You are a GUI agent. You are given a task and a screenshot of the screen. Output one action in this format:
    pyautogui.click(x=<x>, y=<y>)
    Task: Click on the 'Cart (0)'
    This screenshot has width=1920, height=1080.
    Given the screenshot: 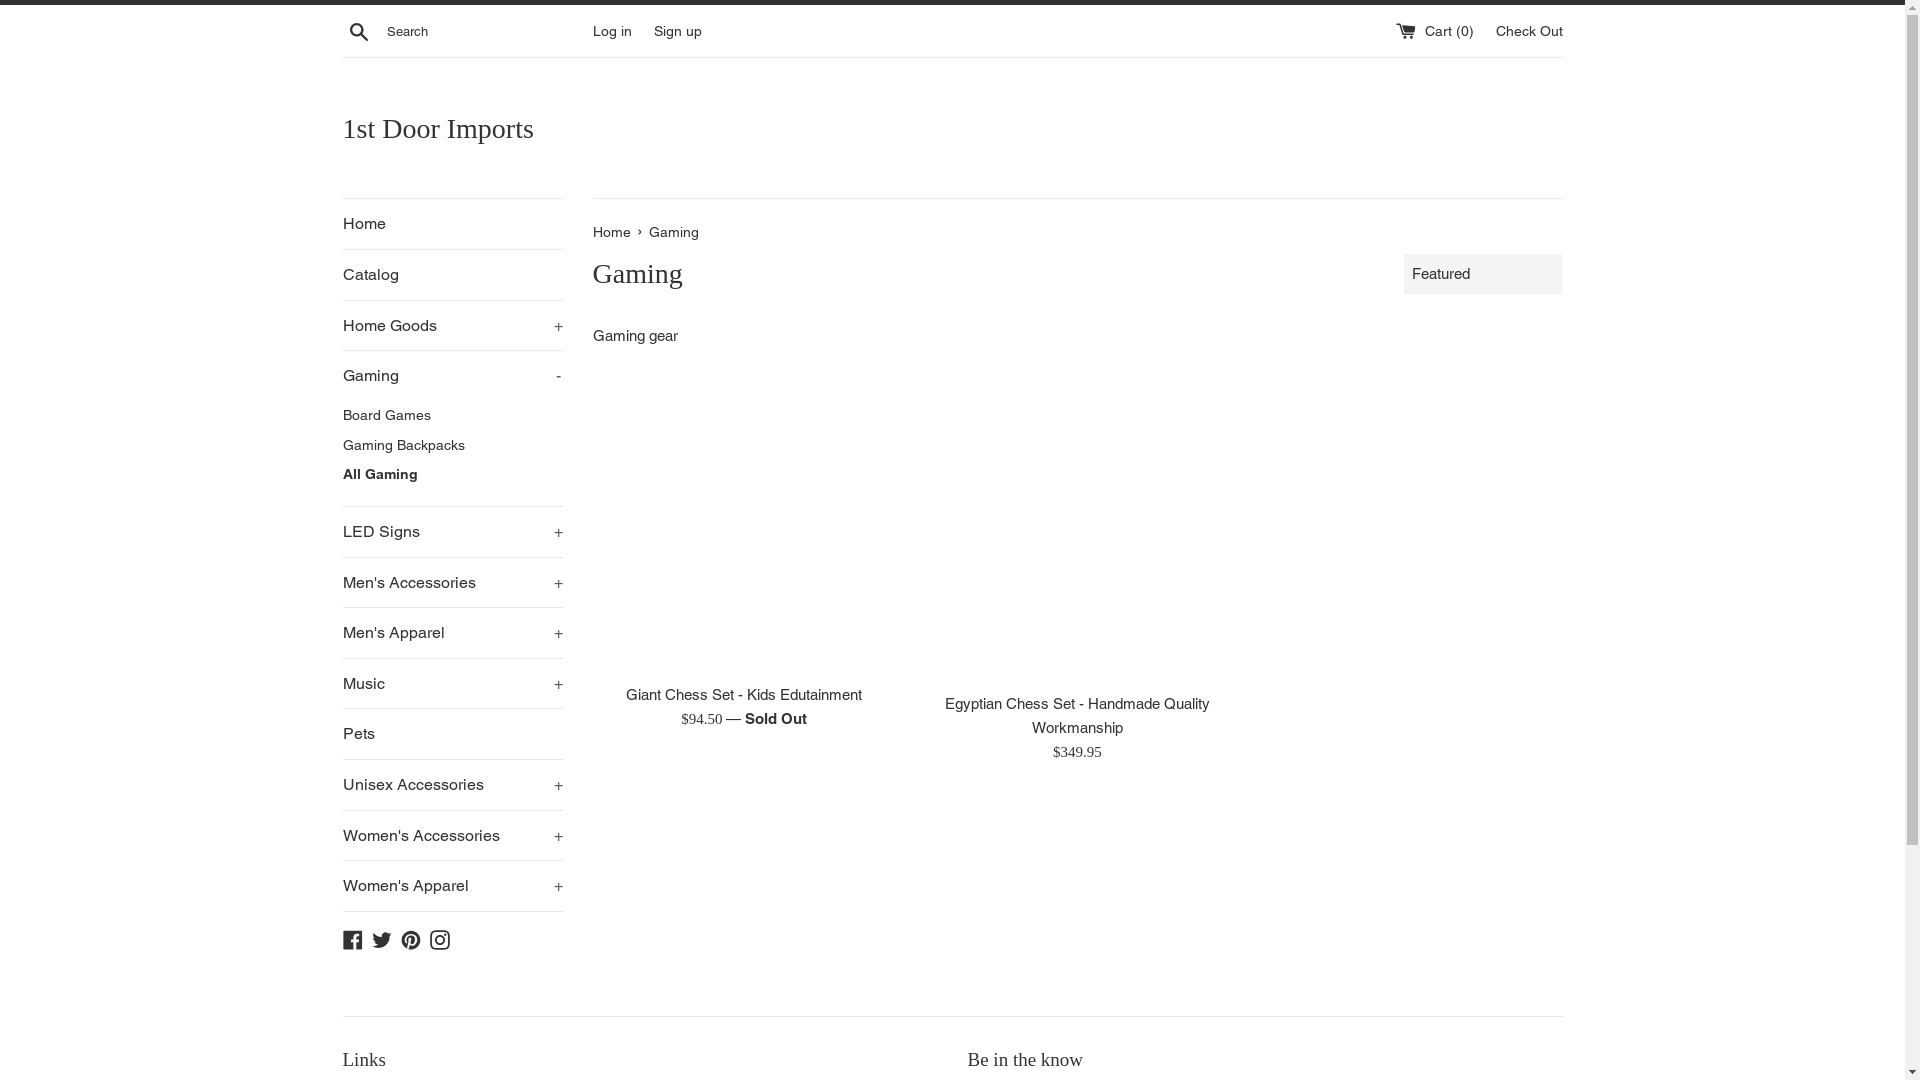 What is the action you would take?
    pyautogui.click(x=1435, y=30)
    